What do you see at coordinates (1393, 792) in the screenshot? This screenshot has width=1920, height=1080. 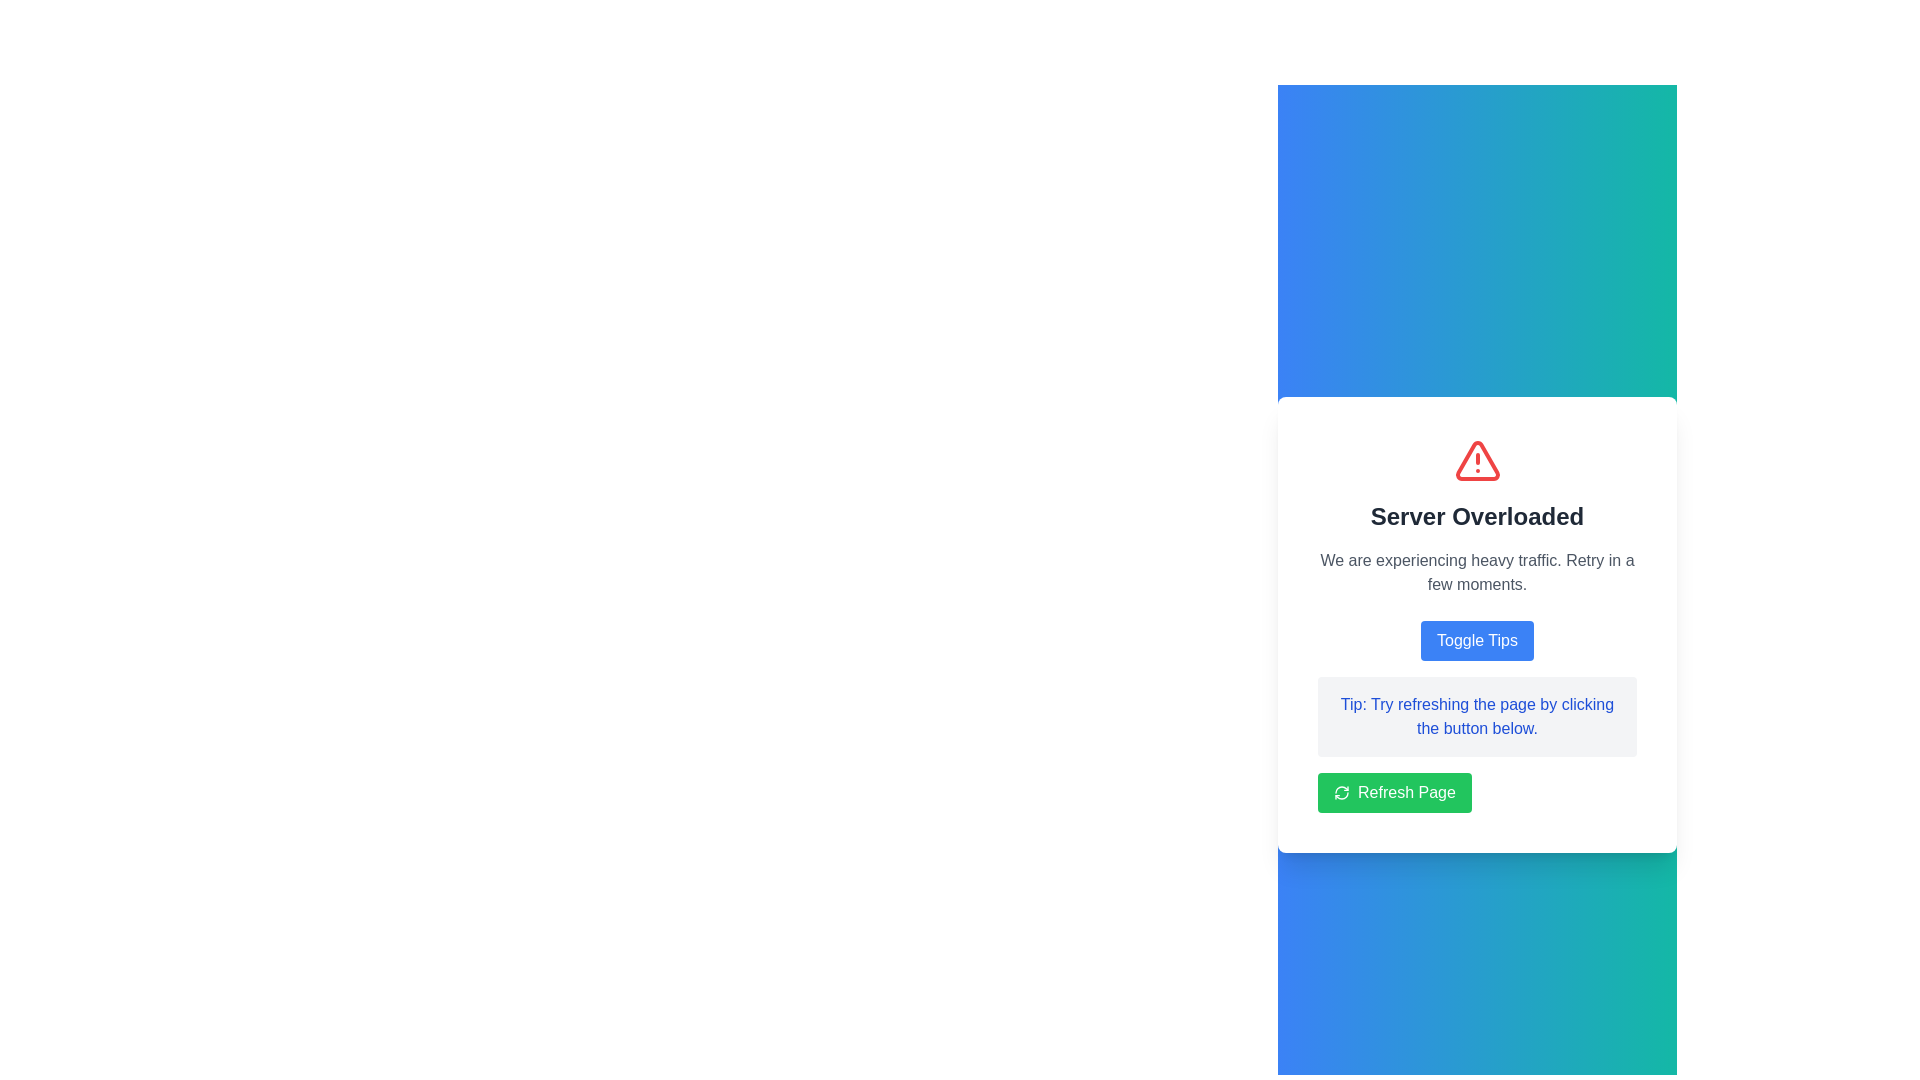 I see `the 'Reload' button located at the bottom of the 'Server Overloaded' card component to observe any hover effects` at bounding box center [1393, 792].